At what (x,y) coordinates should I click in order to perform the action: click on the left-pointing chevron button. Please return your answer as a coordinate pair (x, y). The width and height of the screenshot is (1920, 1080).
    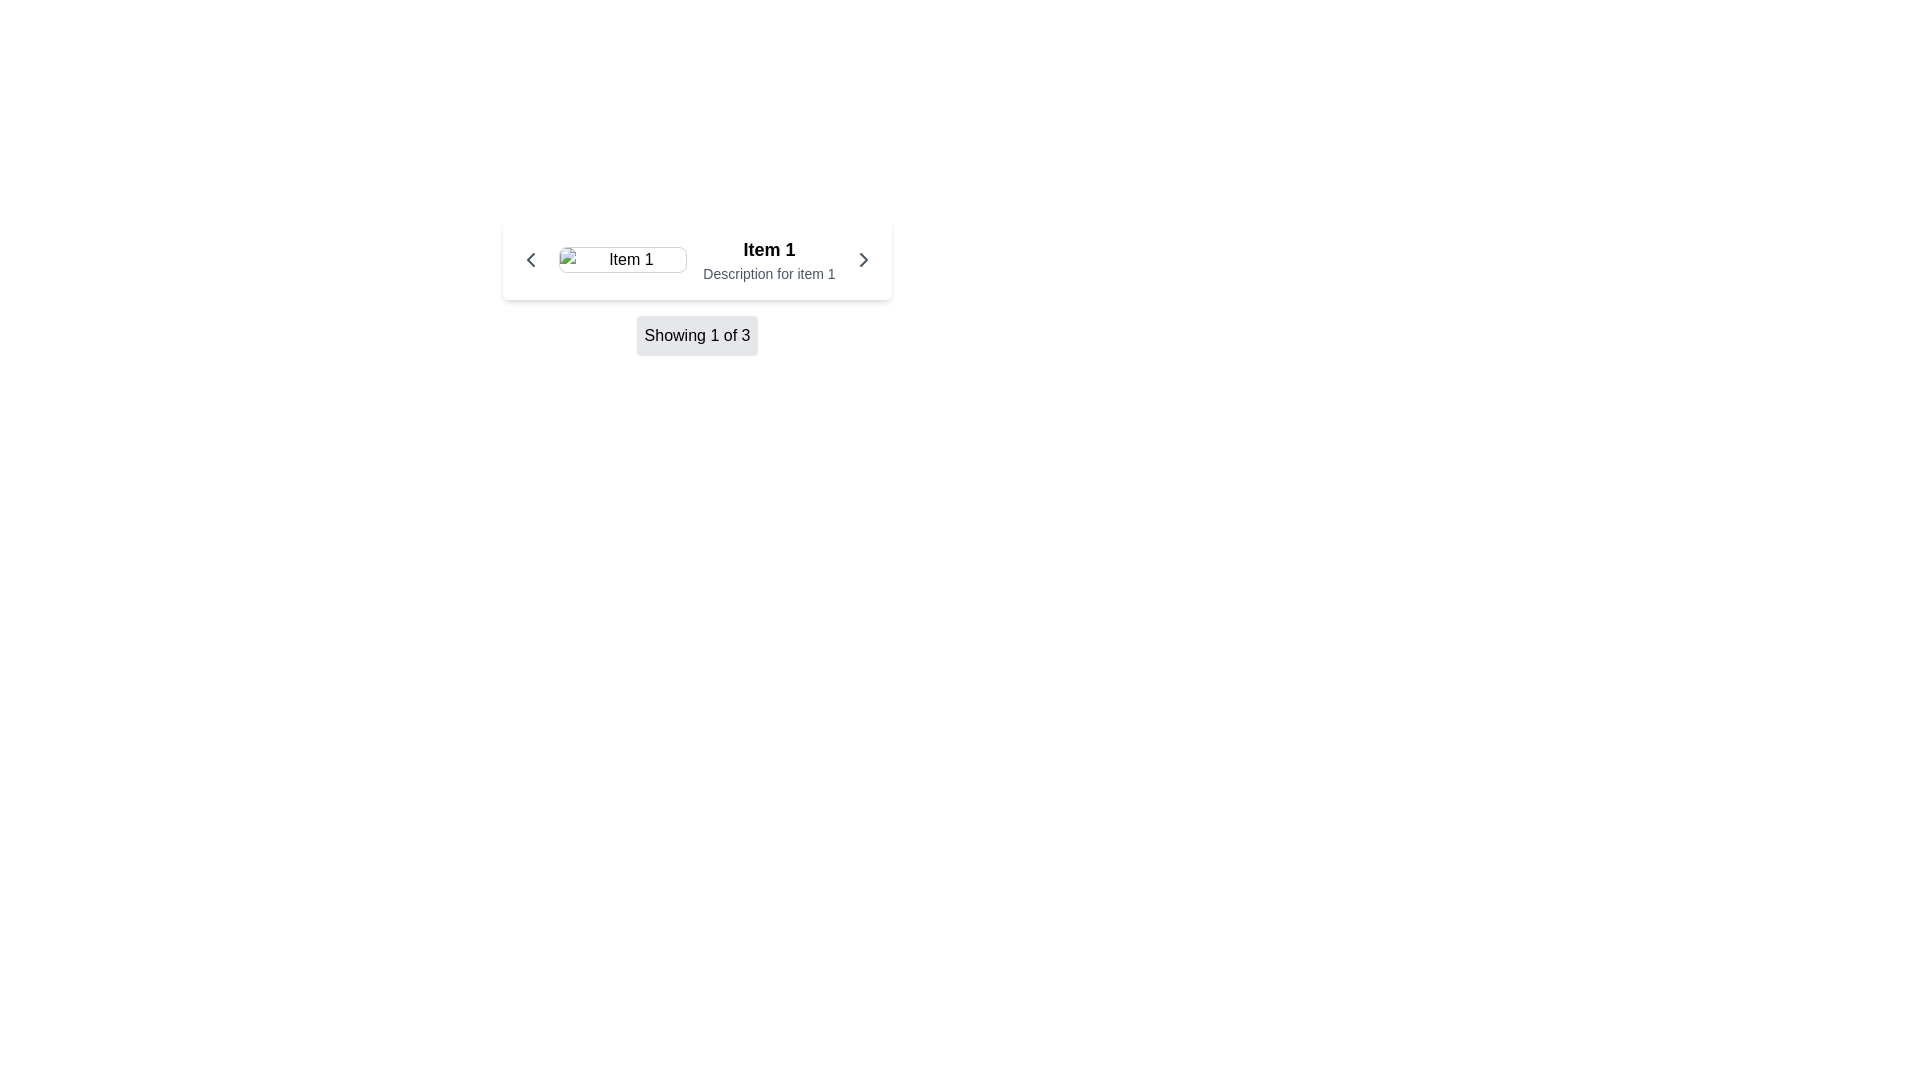
    Looking at the image, I should click on (531, 258).